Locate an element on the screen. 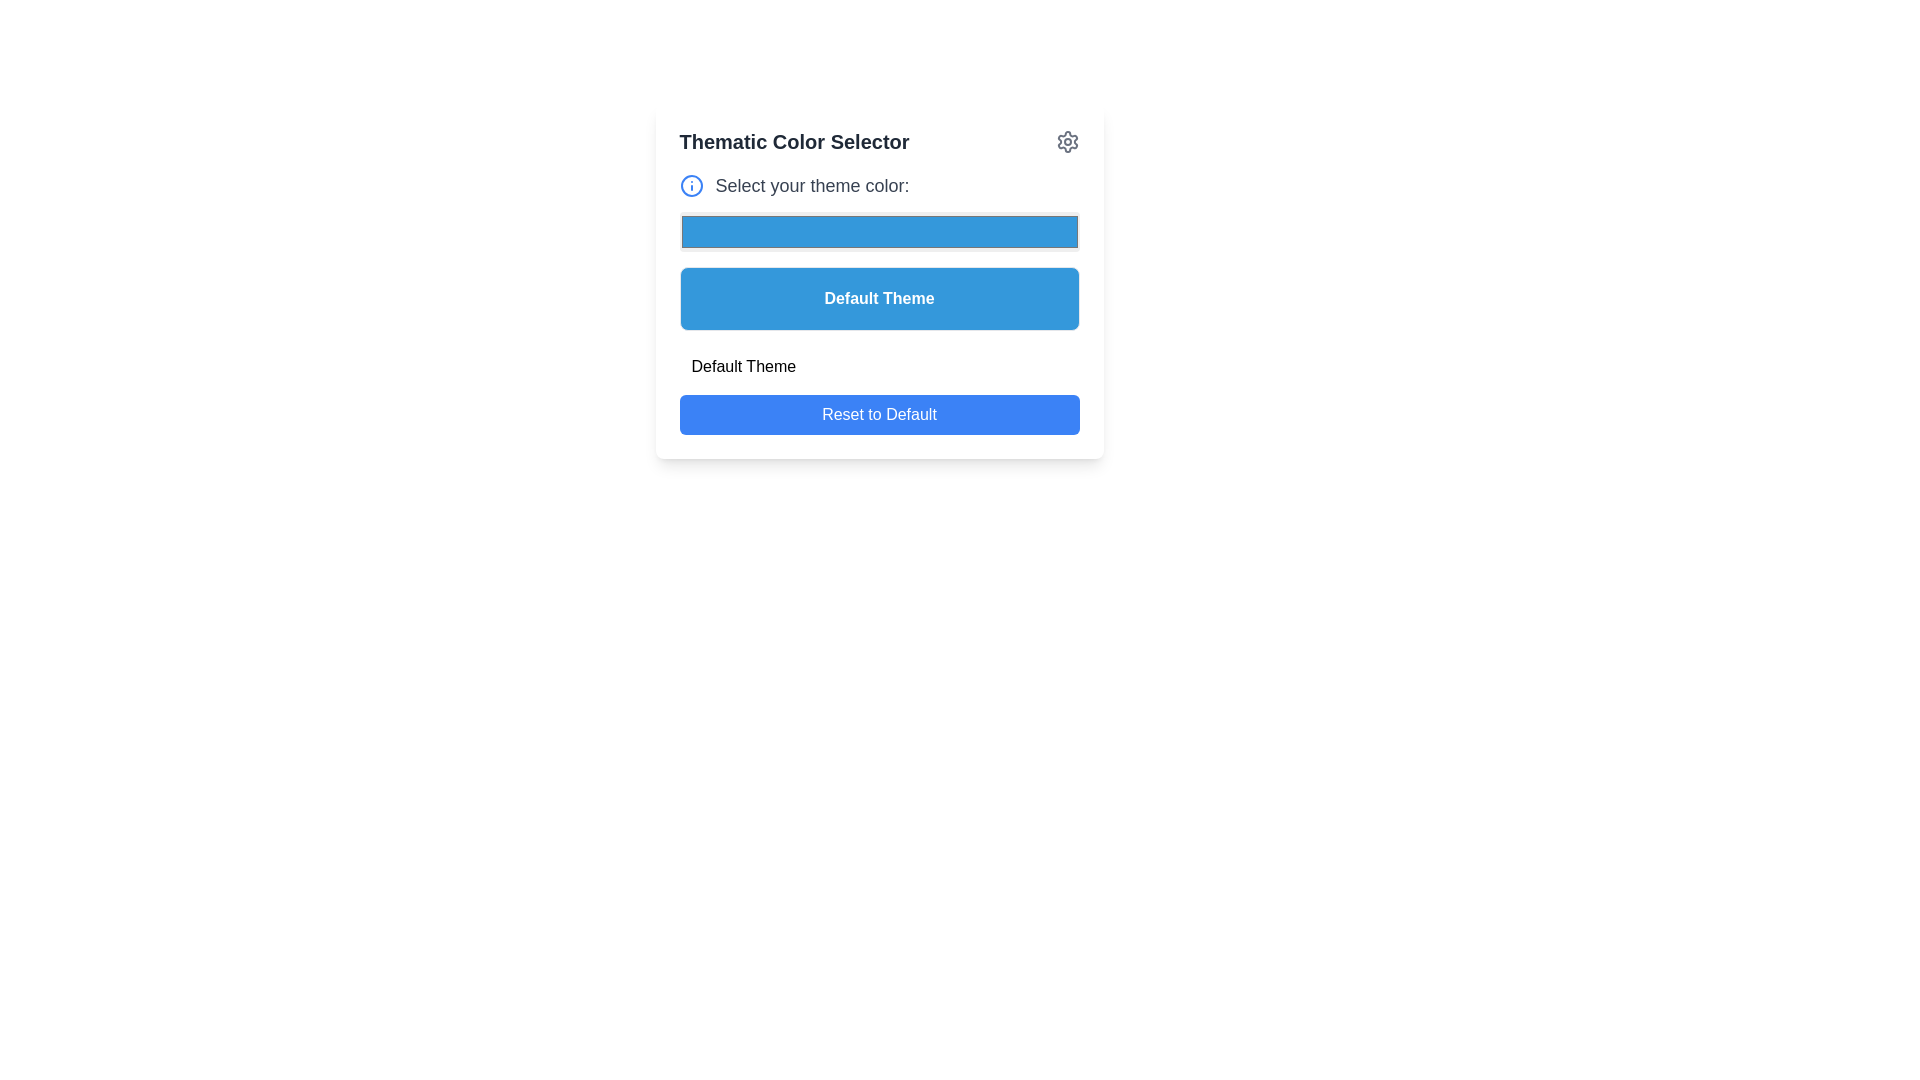 The height and width of the screenshot is (1080, 1920). the circular blue information icon with an outlined design, located to the left of the 'Select your theme color:' text label, for more information is located at coordinates (691, 185).